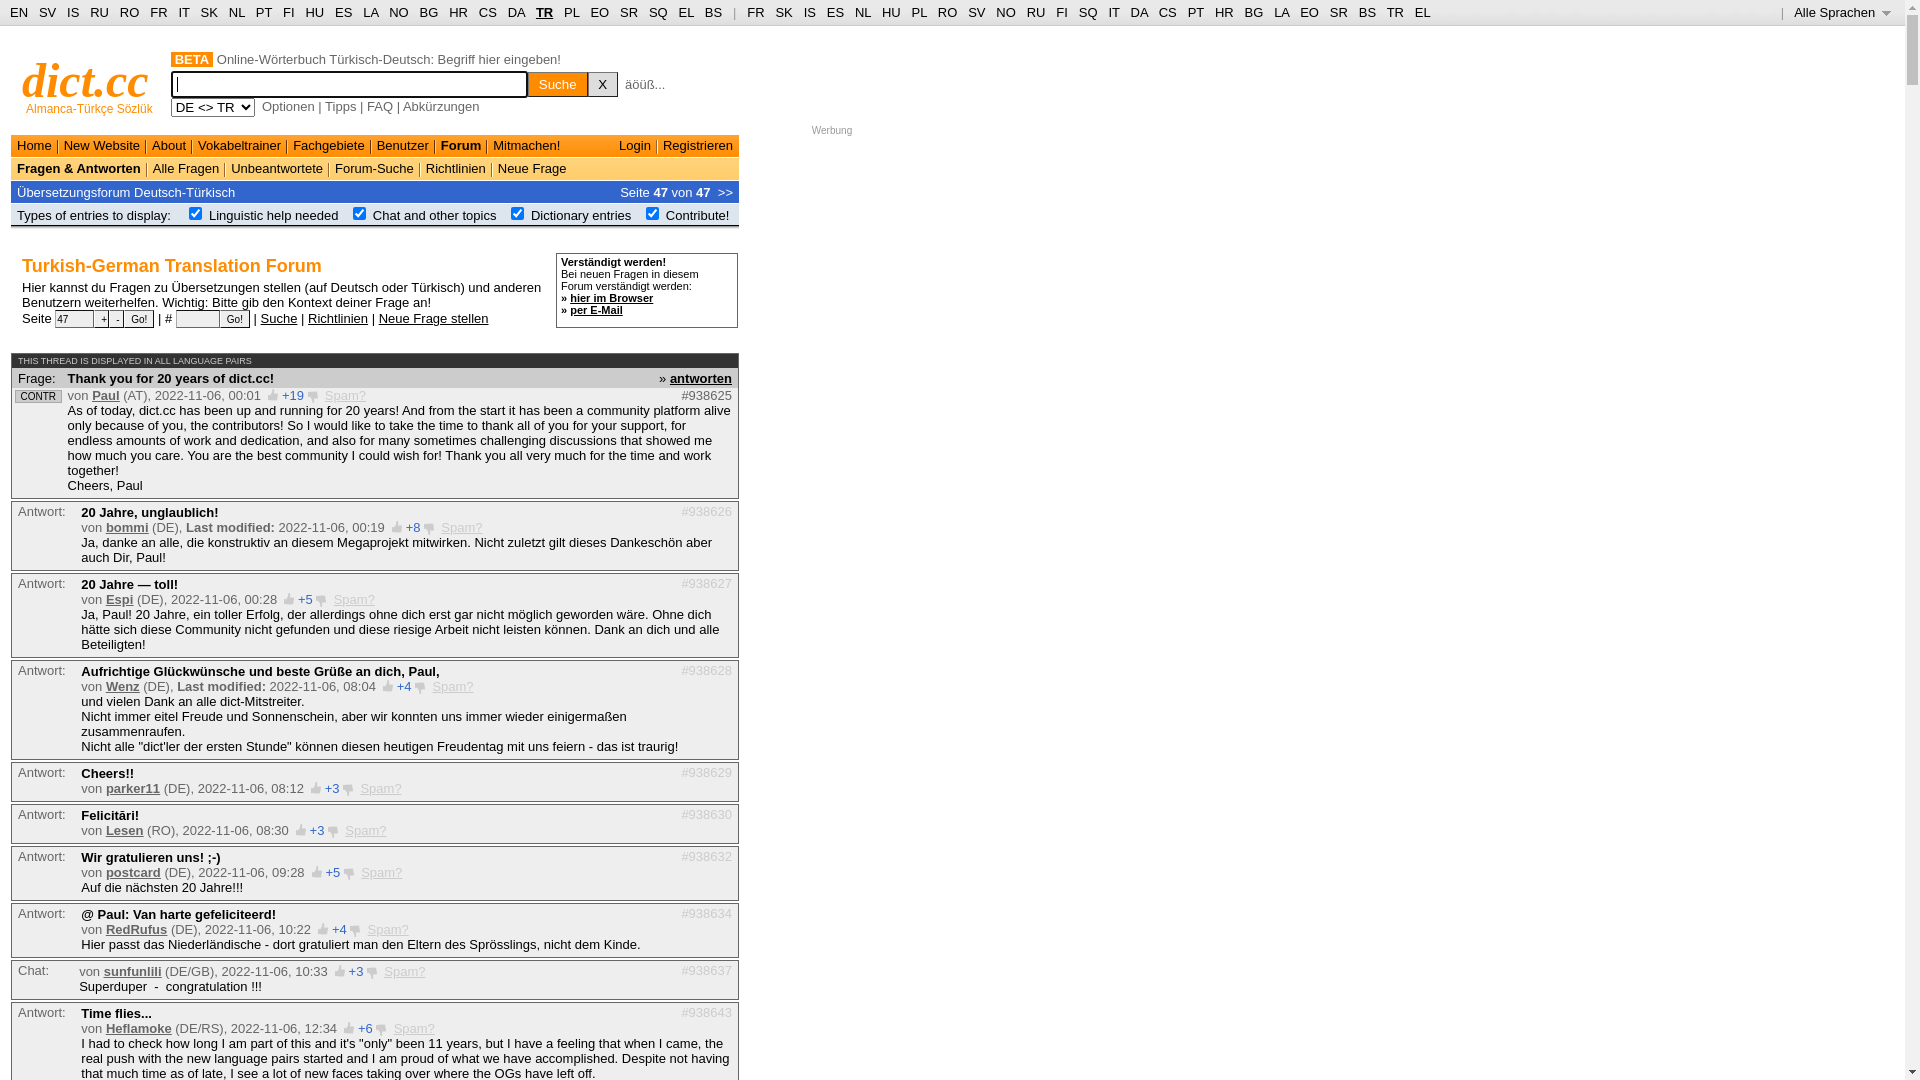  I want to click on 'EN', so click(19, 12).